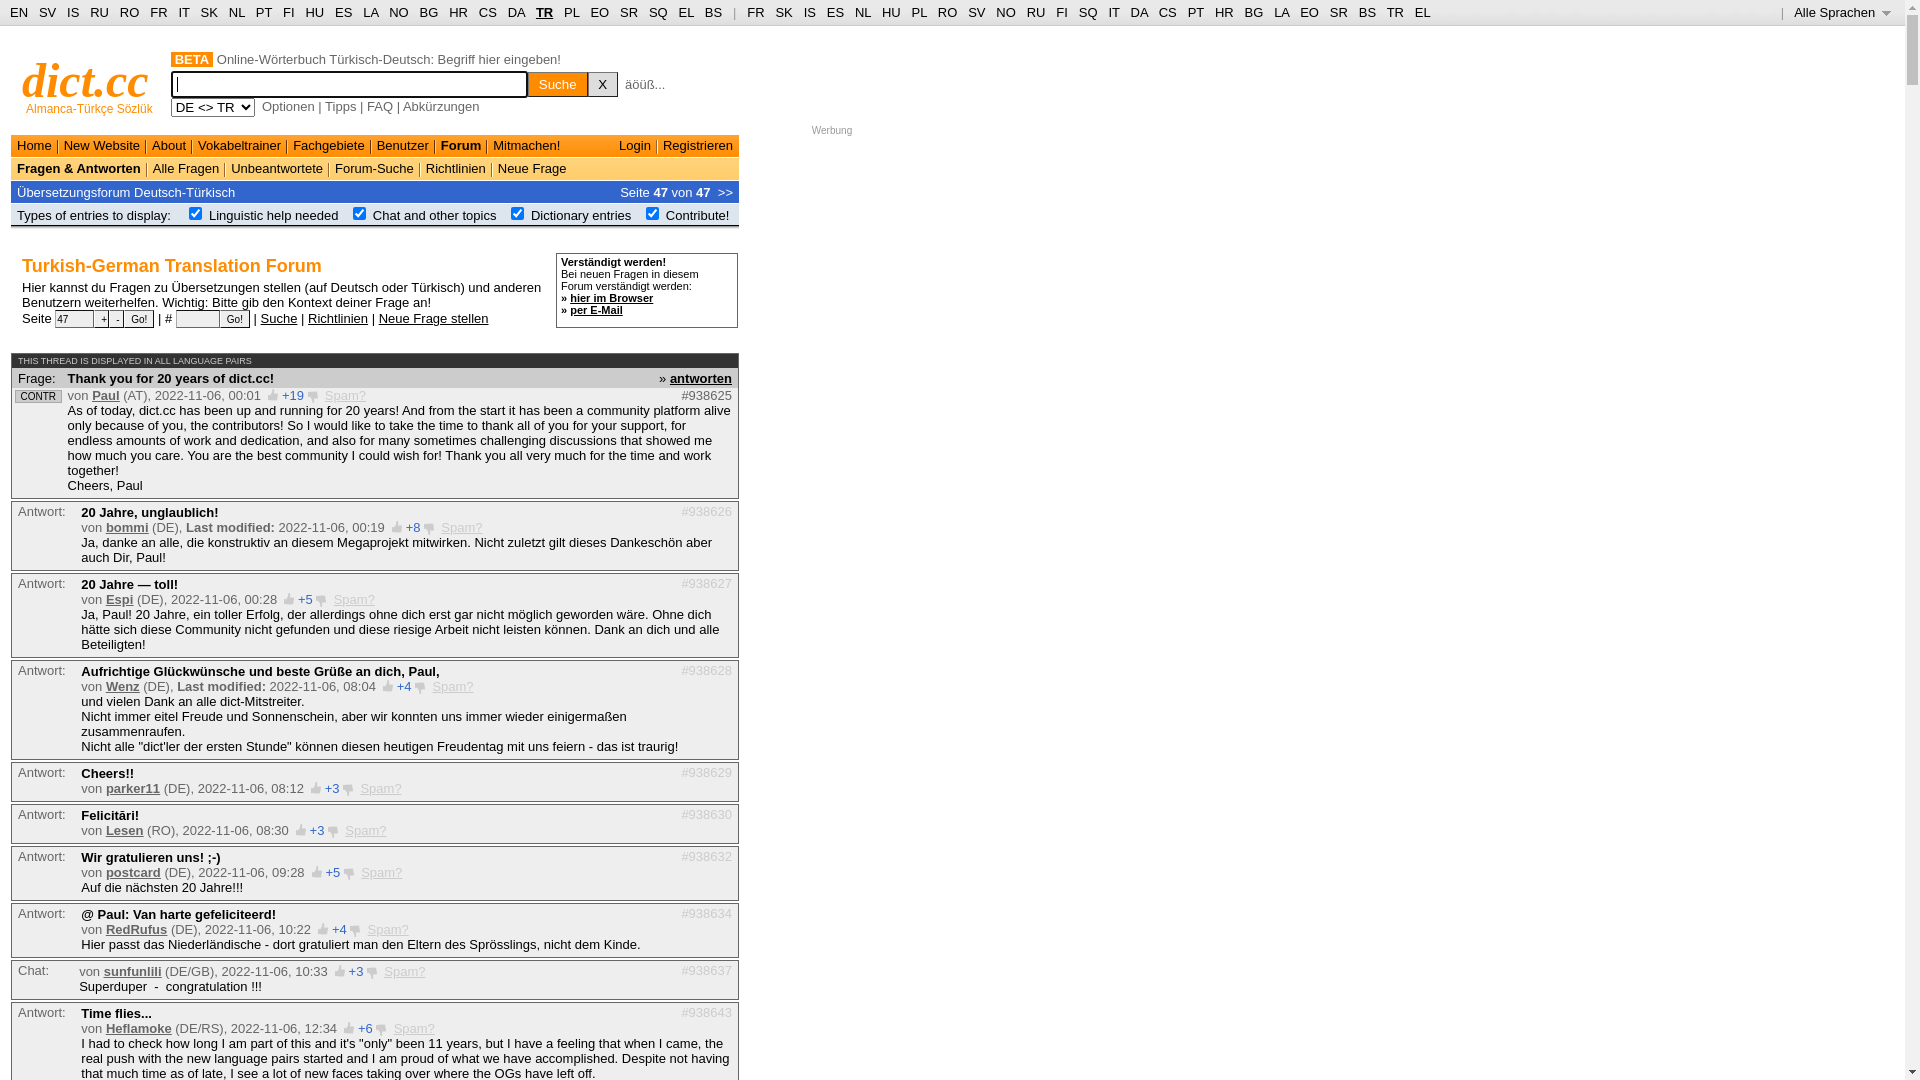  I want to click on 'EN', so click(19, 12).